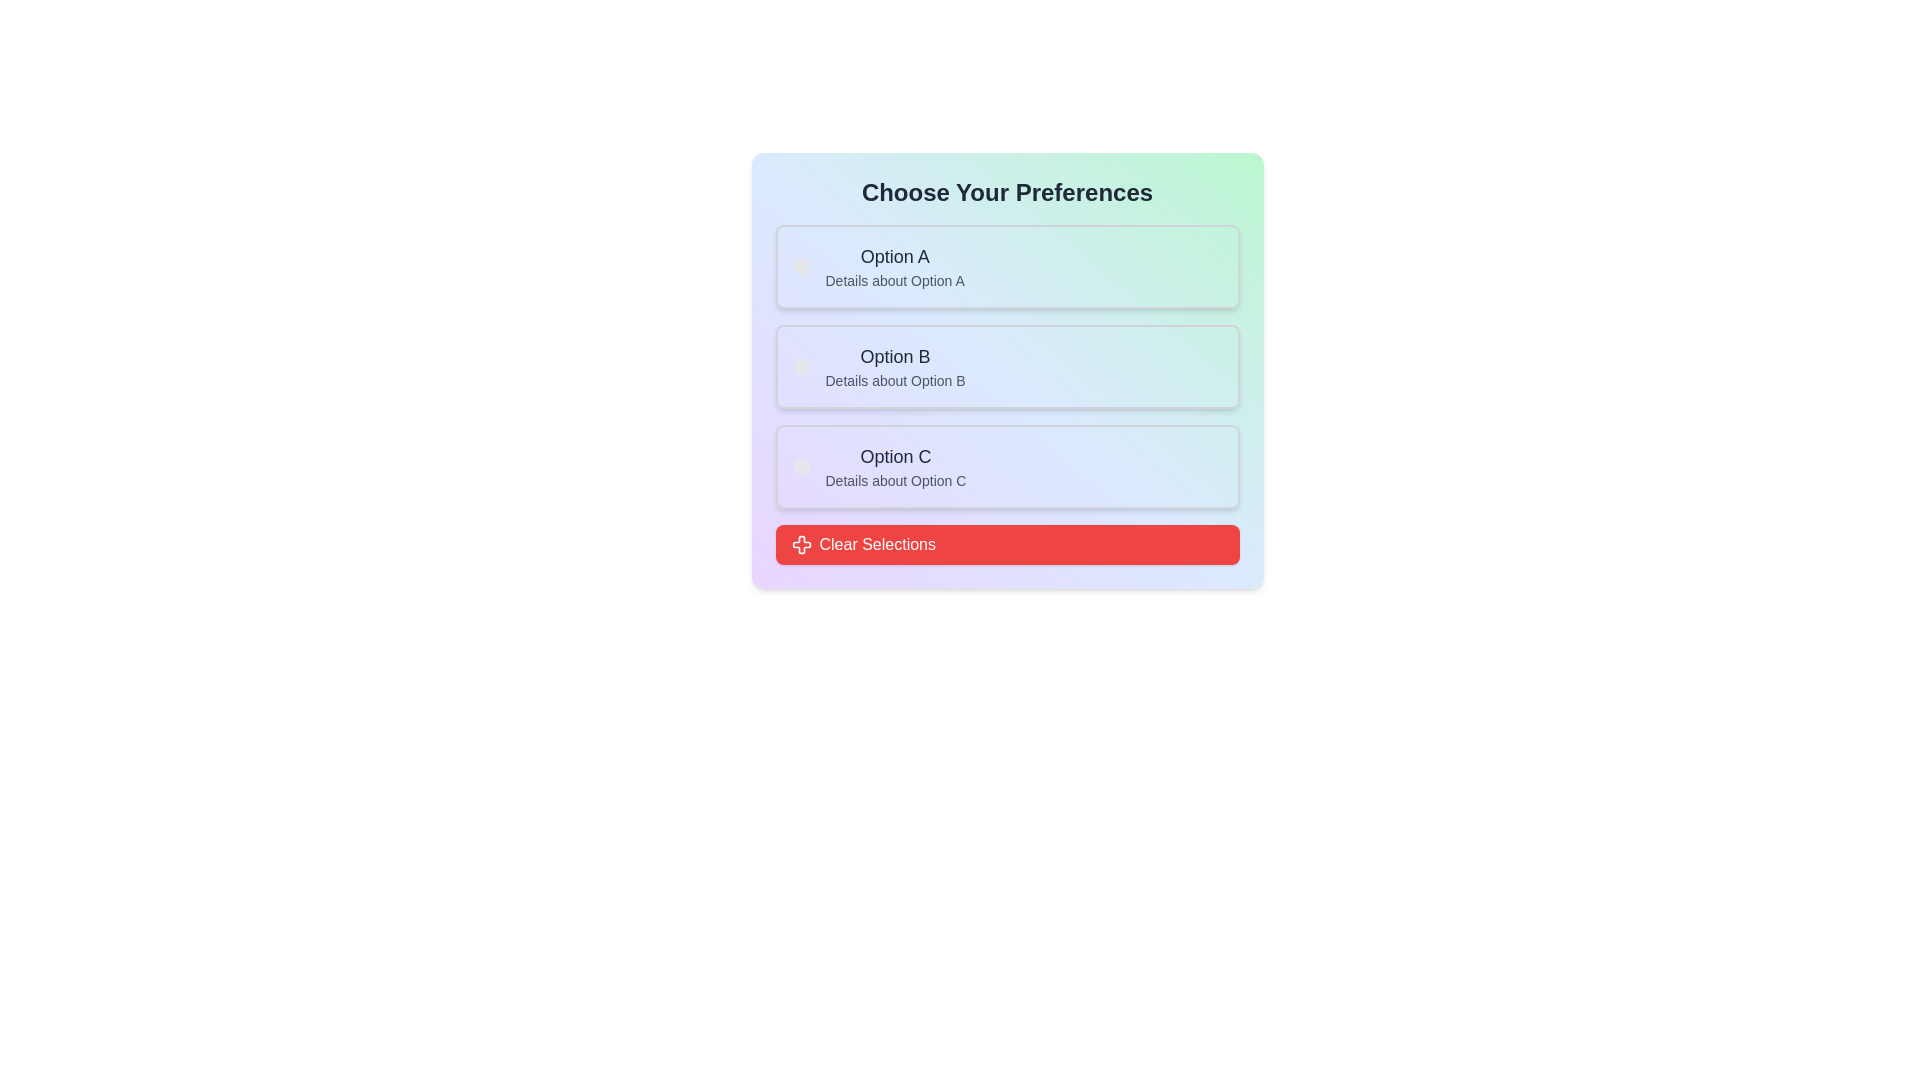  Describe the element at coordinates (1007, 466) in the screenshot. I see `the Option card labeled 'Option C' to trigger its hover effects, which is the third selectable item in a vertical list with a gradient background` at that location.